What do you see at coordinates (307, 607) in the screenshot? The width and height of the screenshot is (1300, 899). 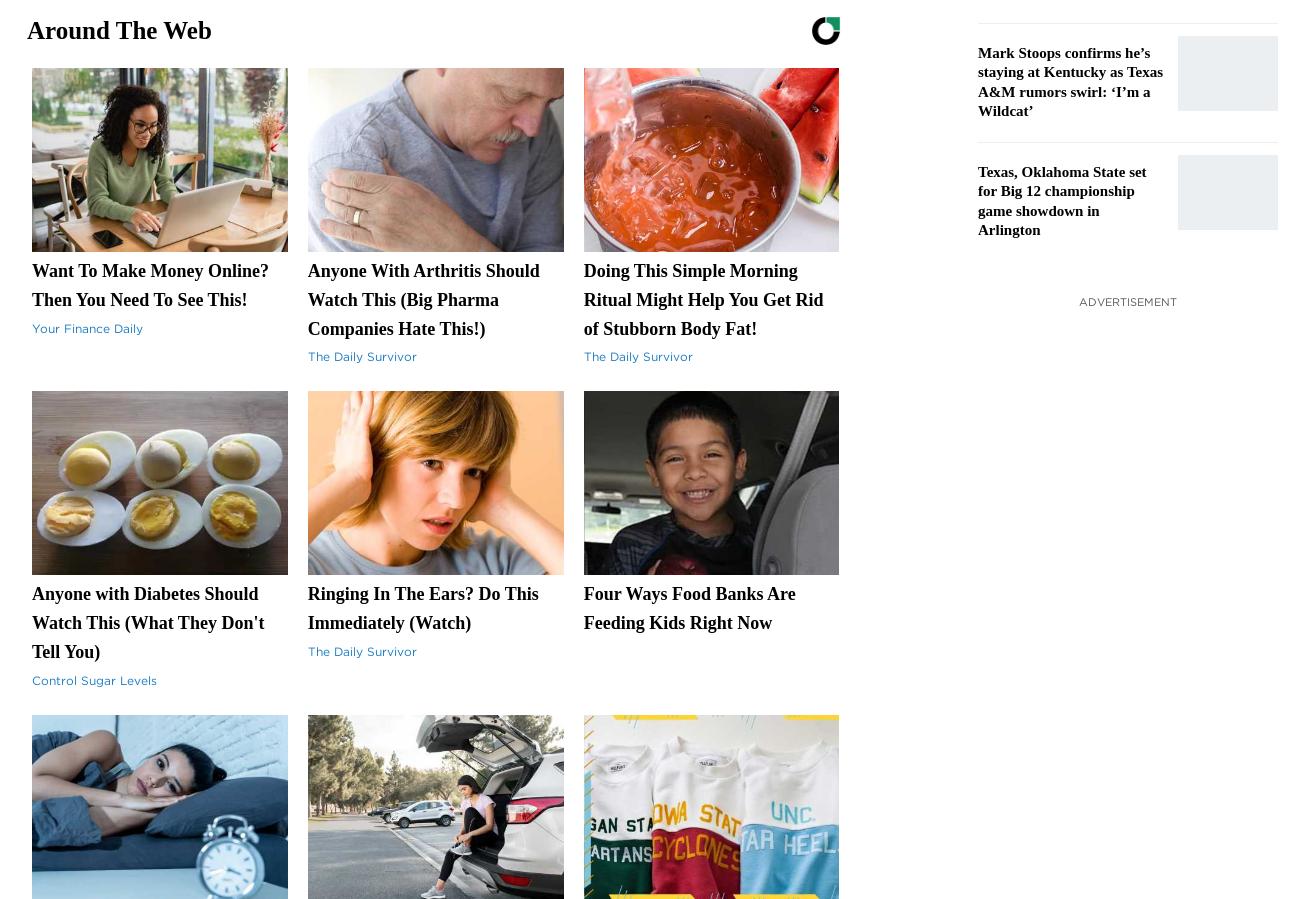 I see `'Ringing In The Ears? Do This Immediately (Watch)'` at bounding box center [307, 607].